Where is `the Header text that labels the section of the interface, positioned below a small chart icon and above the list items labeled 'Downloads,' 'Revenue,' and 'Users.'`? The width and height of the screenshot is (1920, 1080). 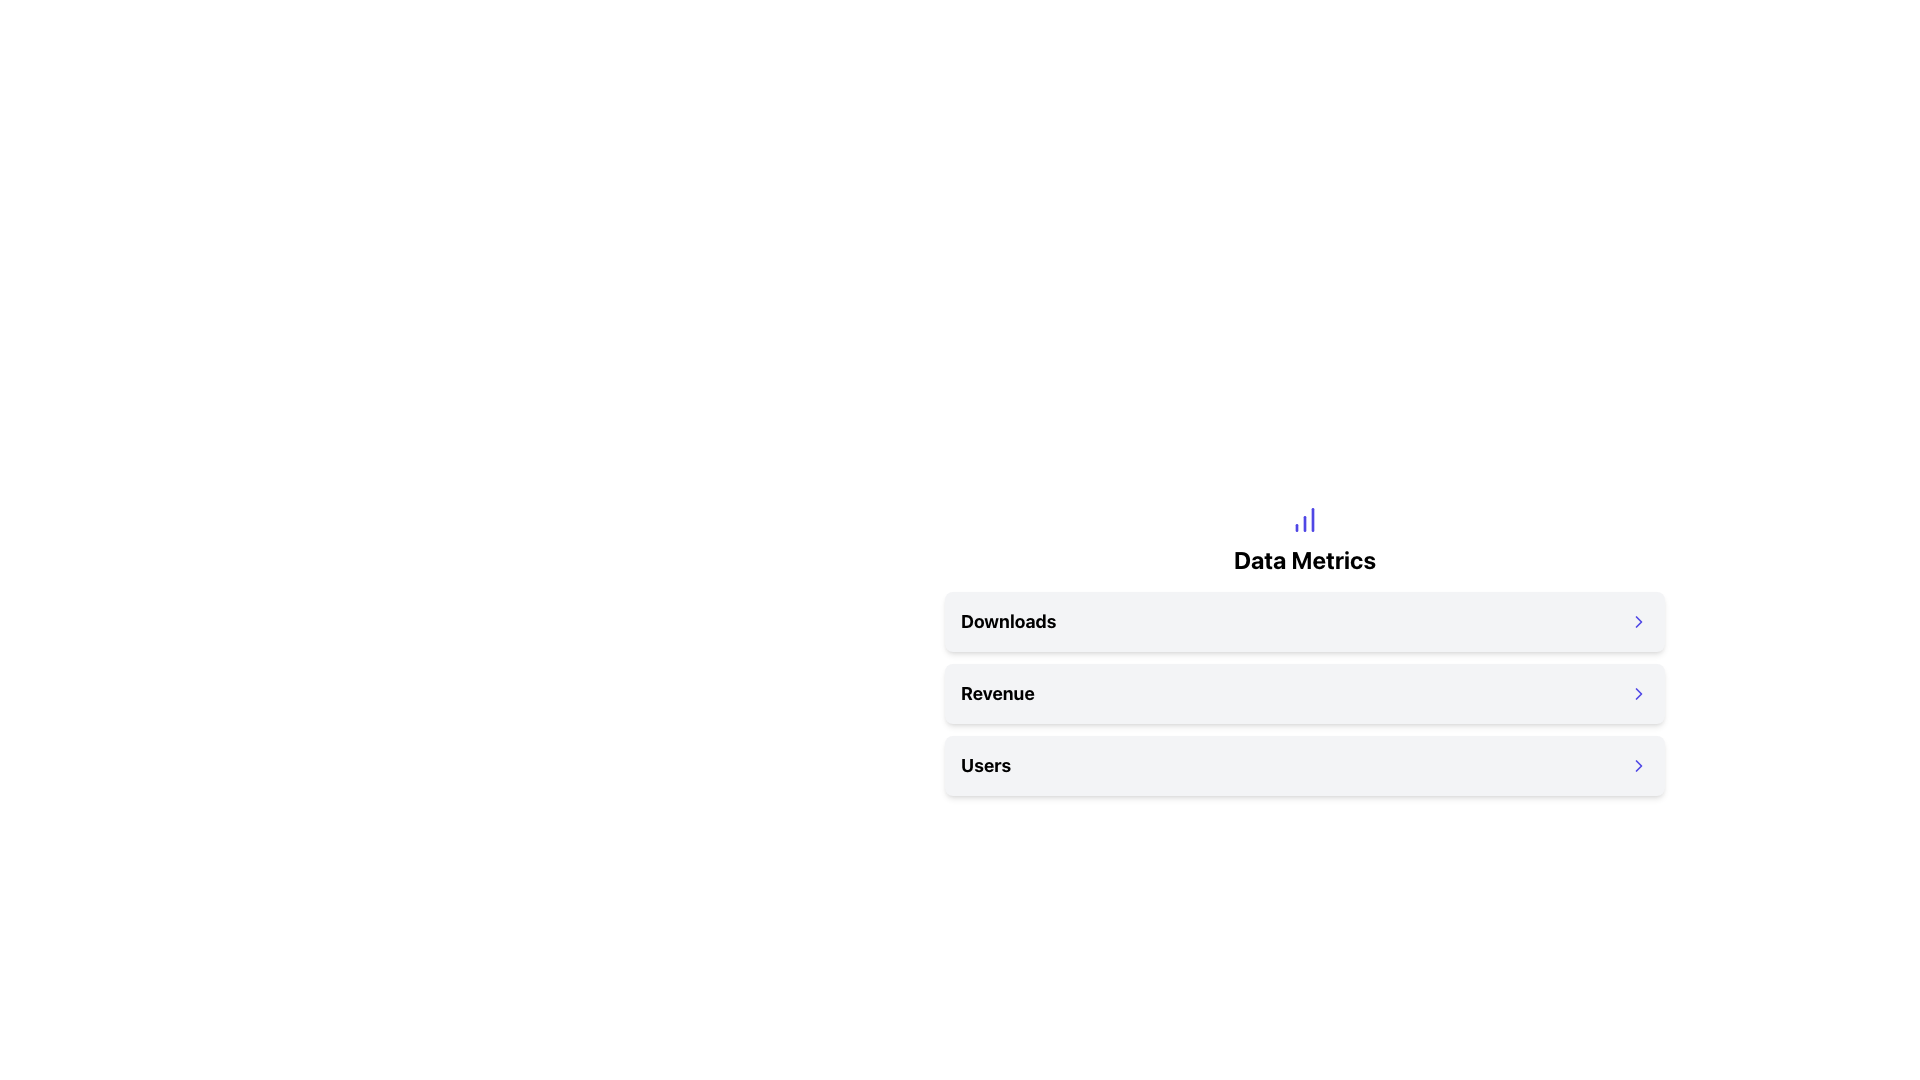
the Header text that labels the section of the interface, positioned below a small chart icon and above the list items labeled 'Downloads,' 'Revenue,' and 'Users.' is located at coordinates (1305, 559).